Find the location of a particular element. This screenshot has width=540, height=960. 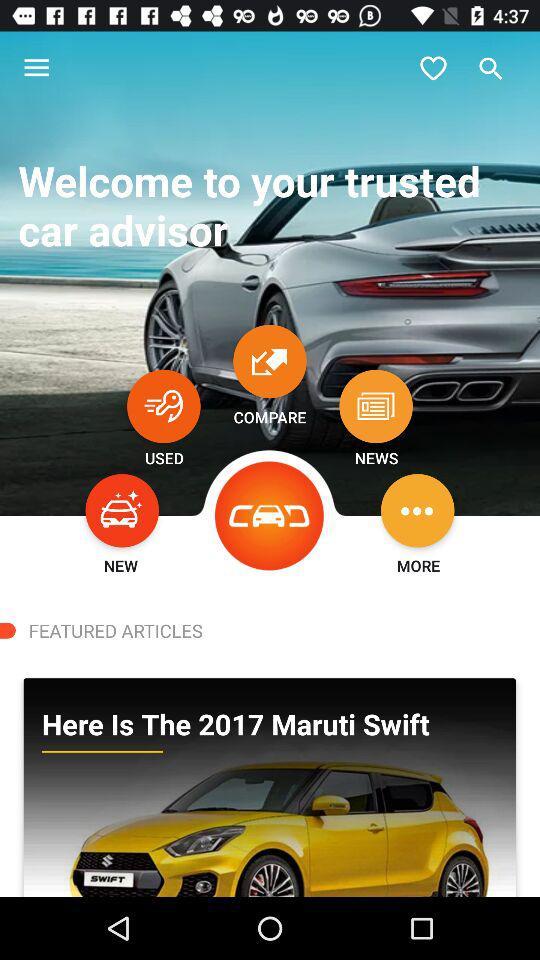

see used cars is located at coordinates (162, 405).